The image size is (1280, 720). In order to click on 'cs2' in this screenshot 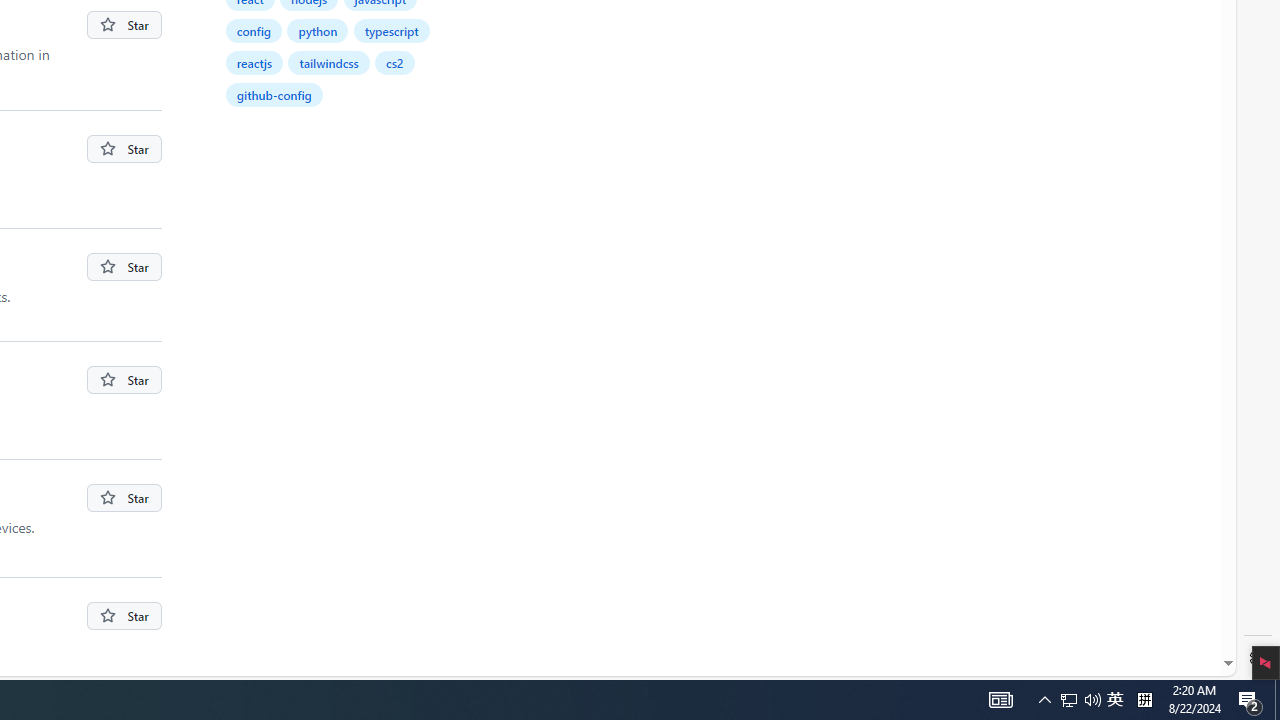, I will do `click(394, 61)`.